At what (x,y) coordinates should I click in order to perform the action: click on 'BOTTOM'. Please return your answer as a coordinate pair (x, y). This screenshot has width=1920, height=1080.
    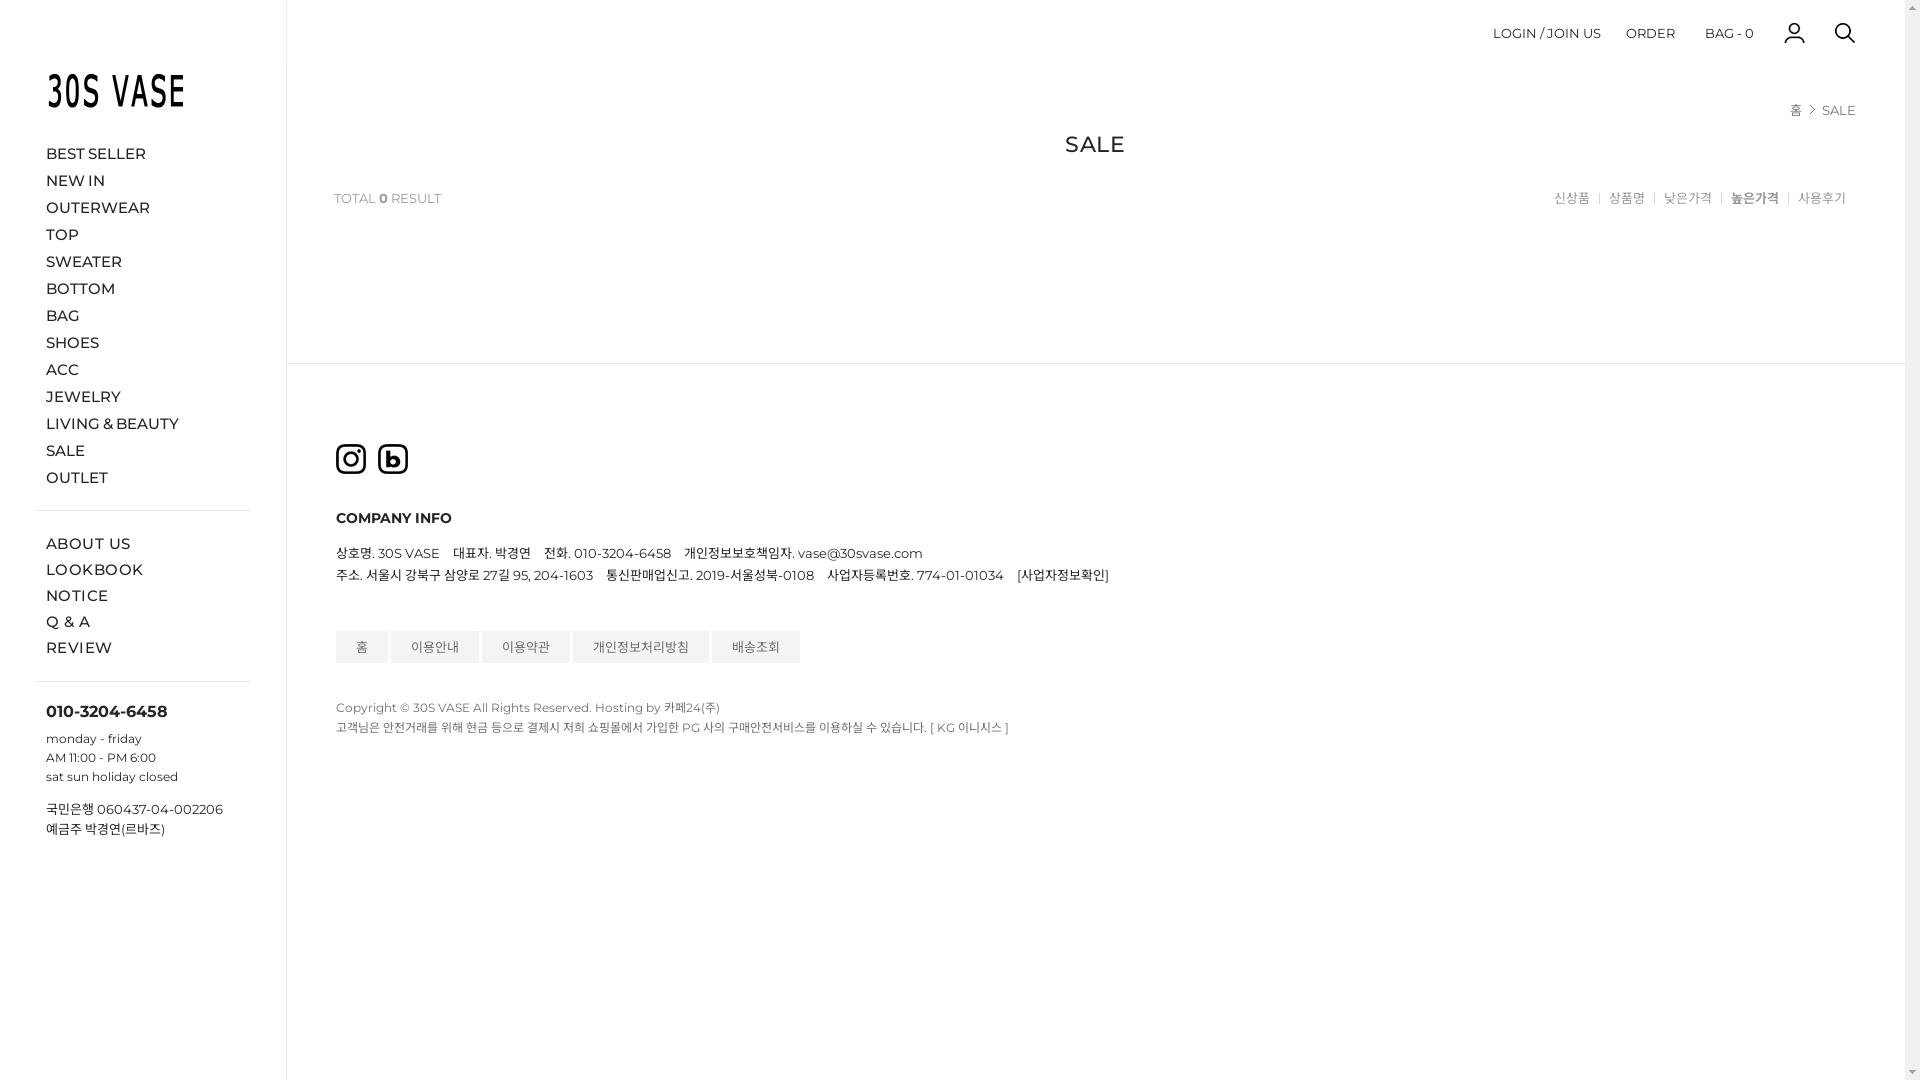
    Looking at the image, I should click on (142, 287).